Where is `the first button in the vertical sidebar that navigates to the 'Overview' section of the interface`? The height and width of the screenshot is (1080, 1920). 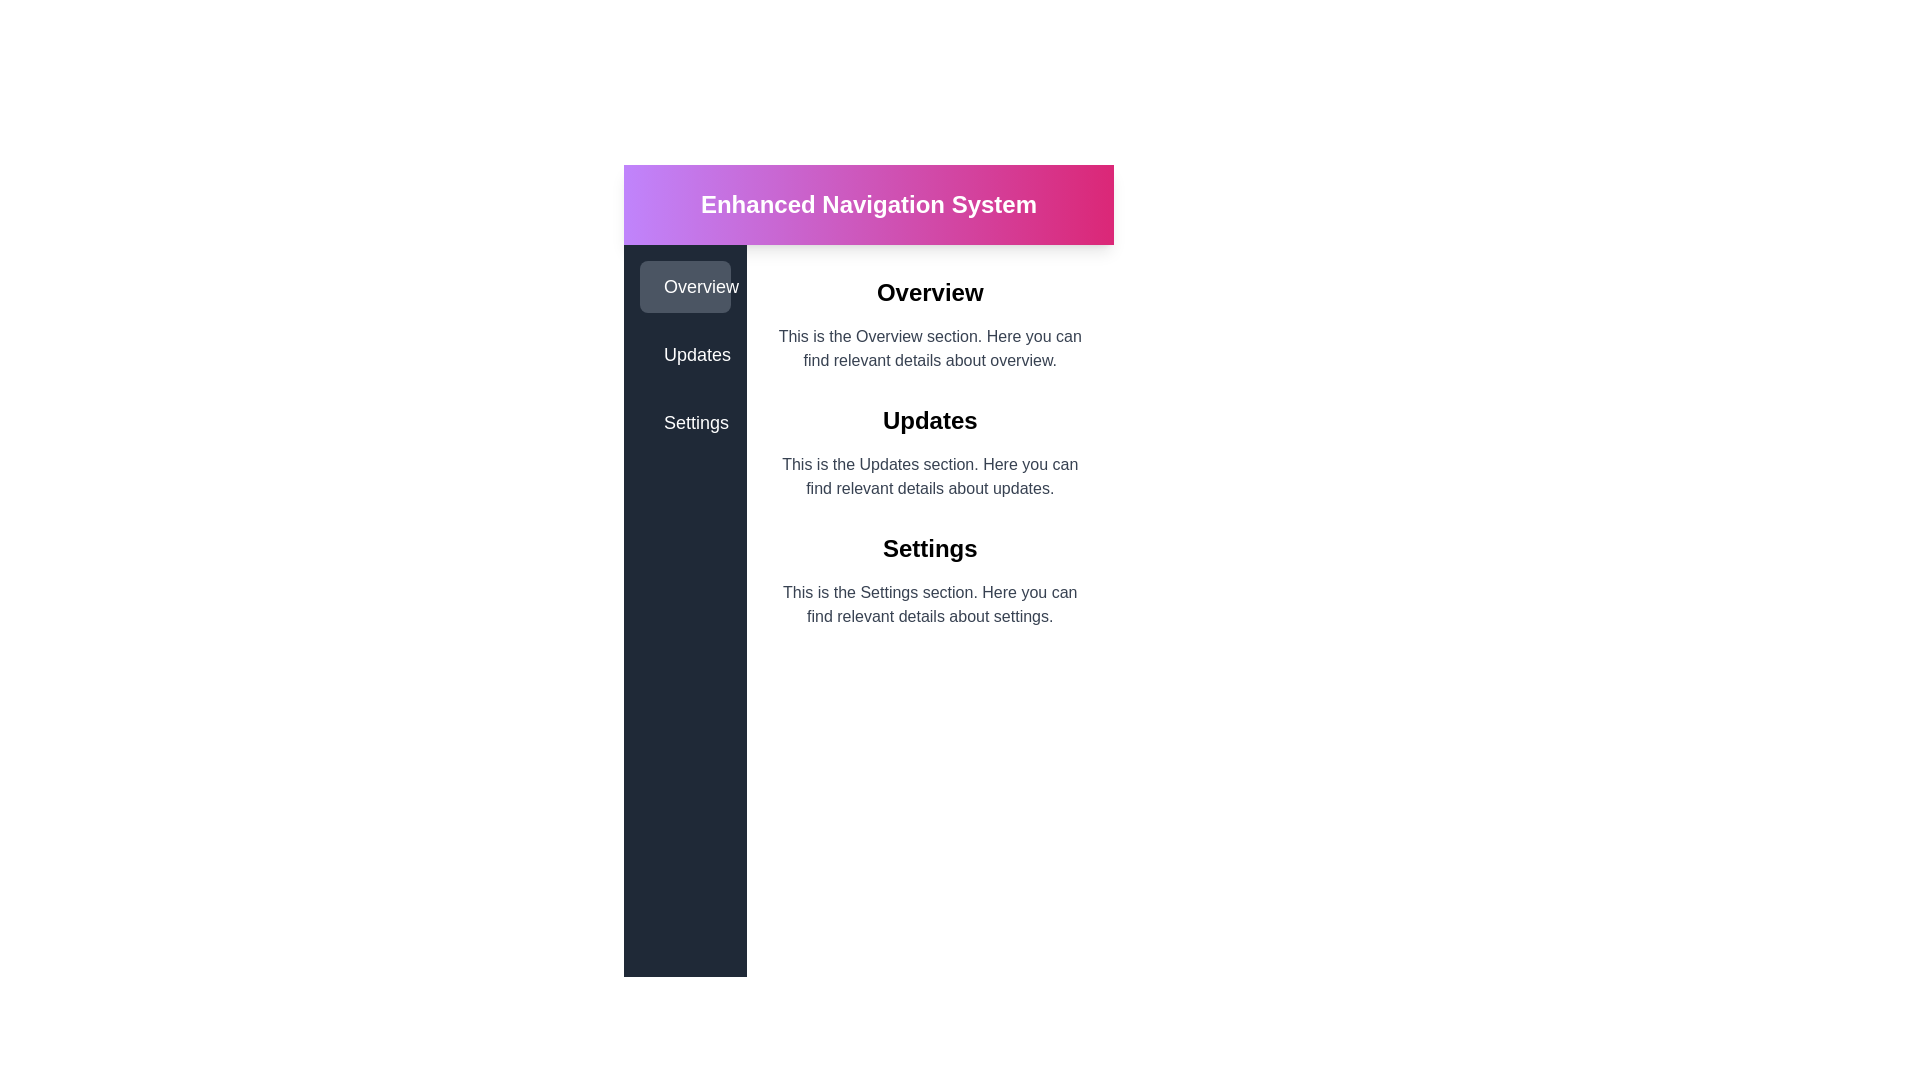
the first button in the vertical sidebar that navigates to the 'Overview' section of the interface is located at coordinates (685, 286).